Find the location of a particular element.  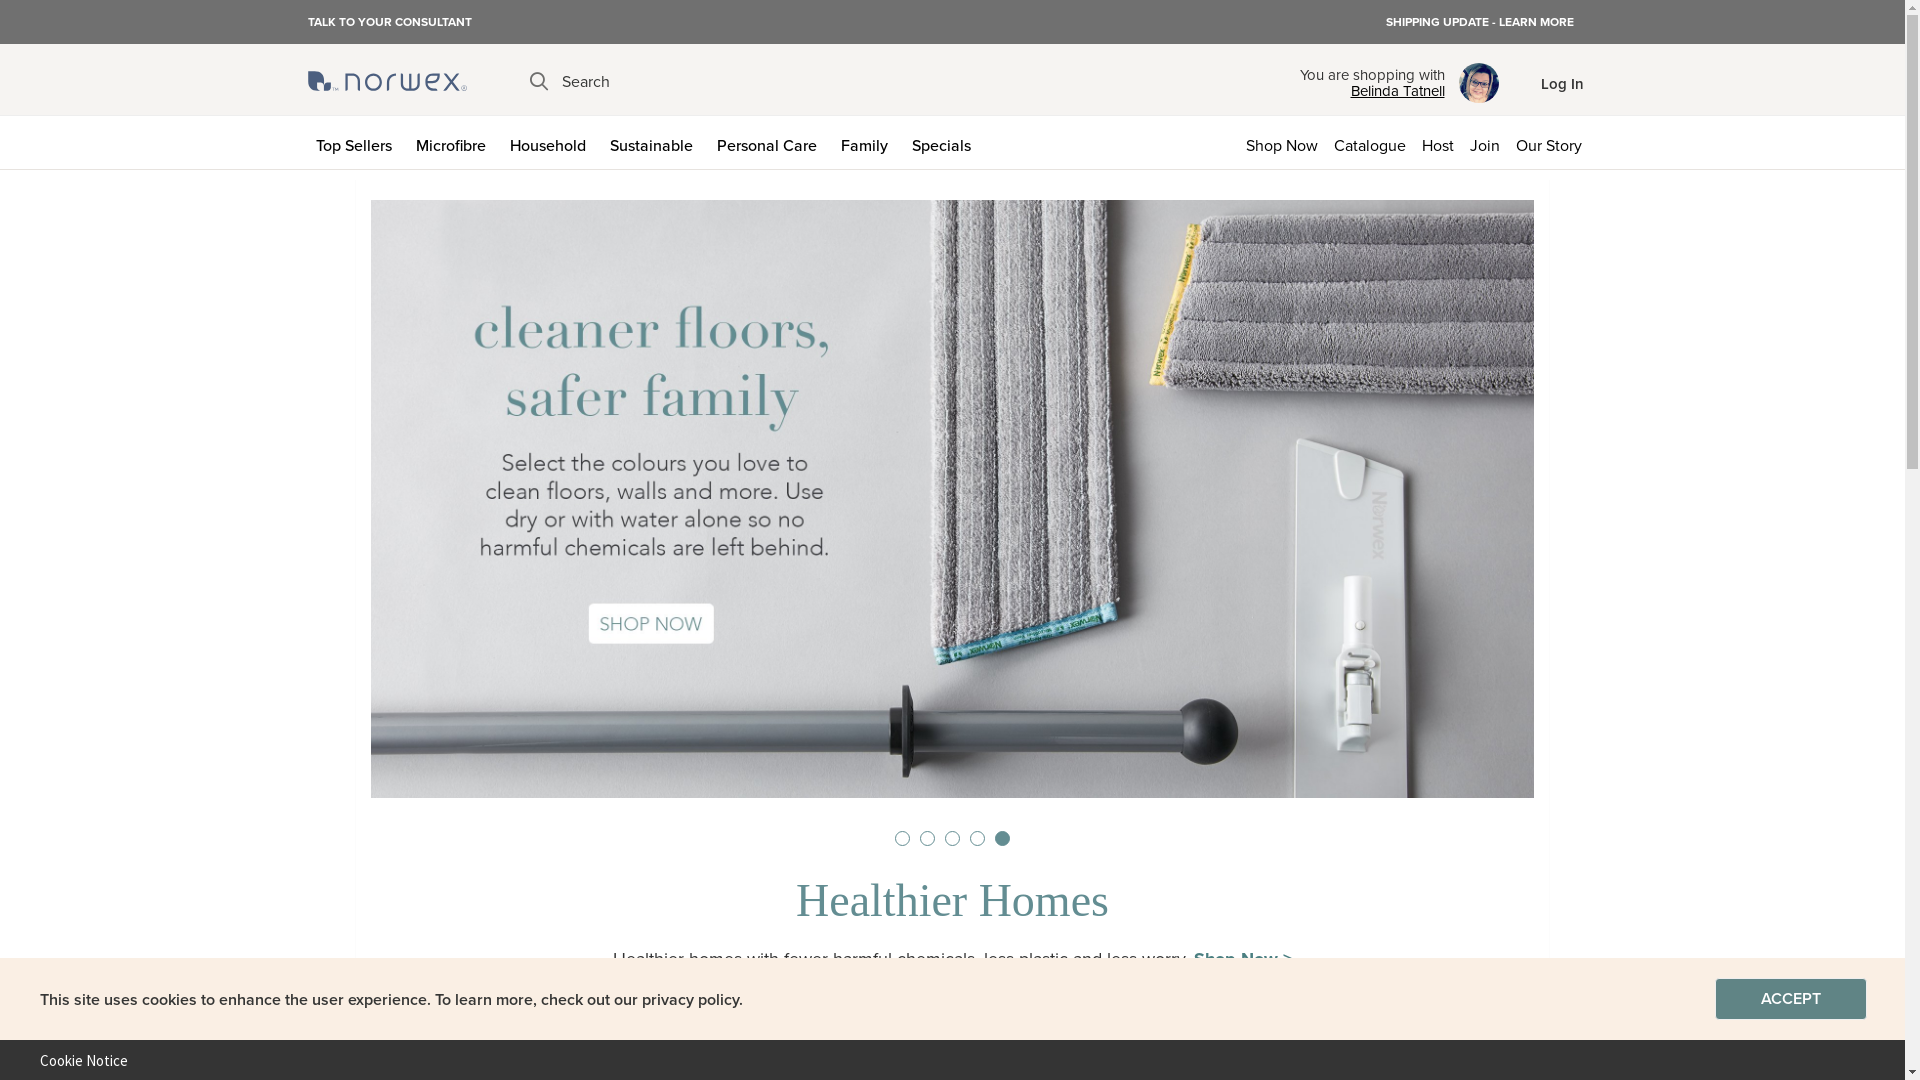

'Top Sellers' is located at coordinates (358, 141).